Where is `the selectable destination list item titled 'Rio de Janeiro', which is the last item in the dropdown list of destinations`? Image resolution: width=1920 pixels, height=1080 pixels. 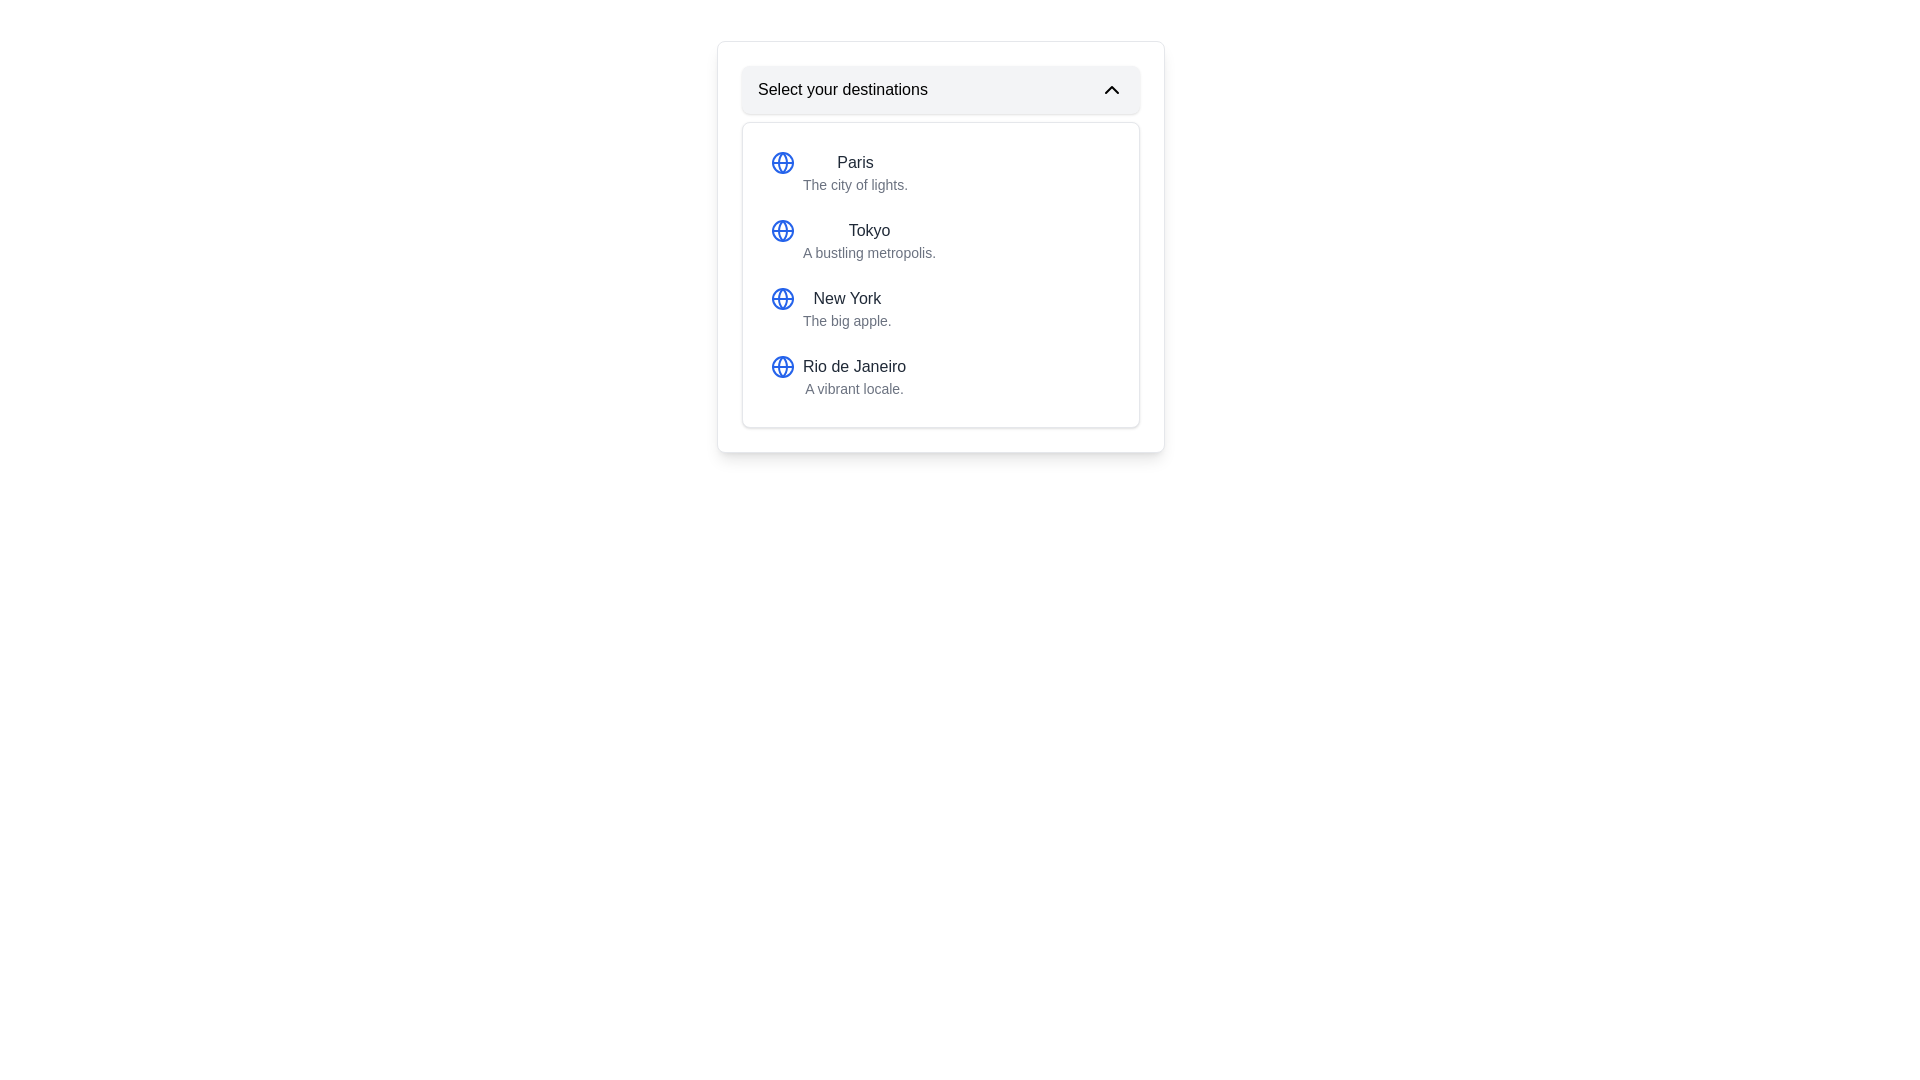
the selectable destination list item titled 'Rio de Janeiro', which is the last item in the dropdown list of destinations is located at coordinates (854, 377).